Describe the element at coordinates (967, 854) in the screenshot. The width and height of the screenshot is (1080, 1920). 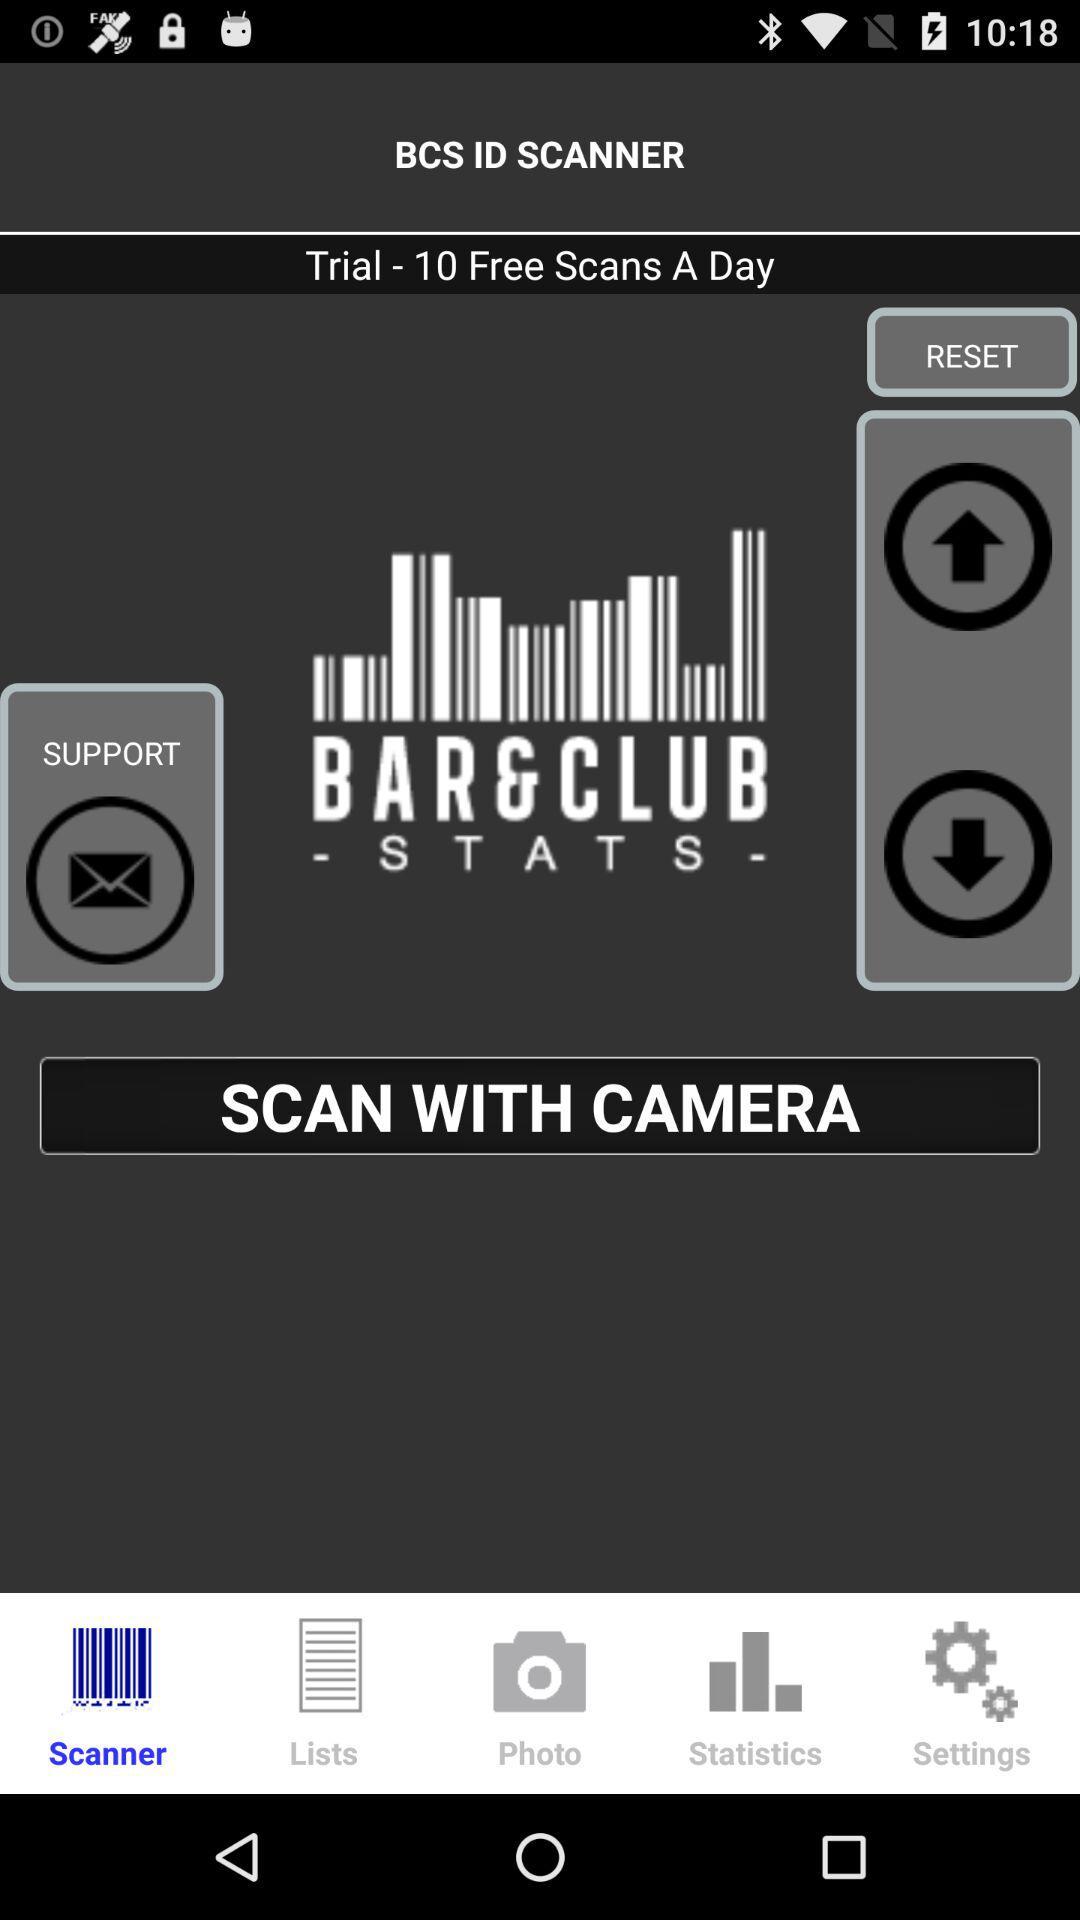
I see `go down` at that location.